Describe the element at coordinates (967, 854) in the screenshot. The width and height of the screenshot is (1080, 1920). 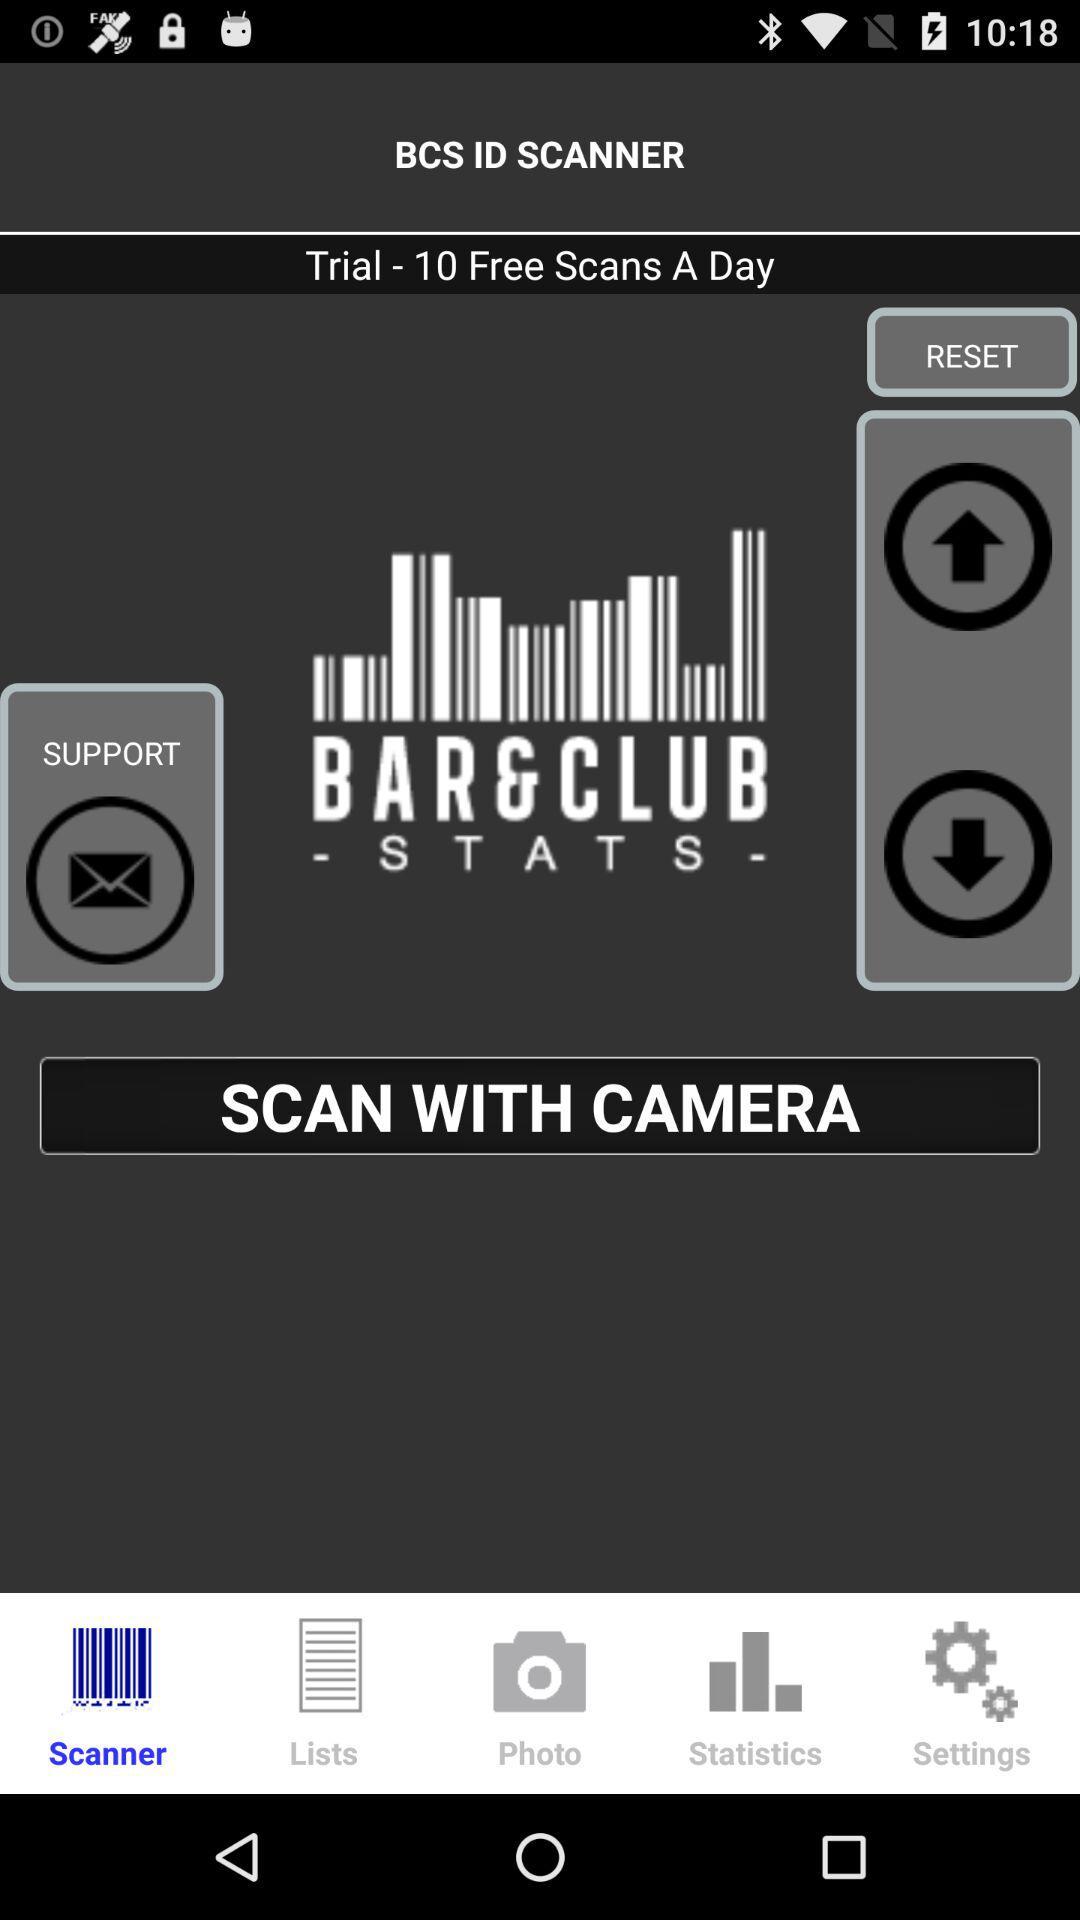
I see `go down` at that location.